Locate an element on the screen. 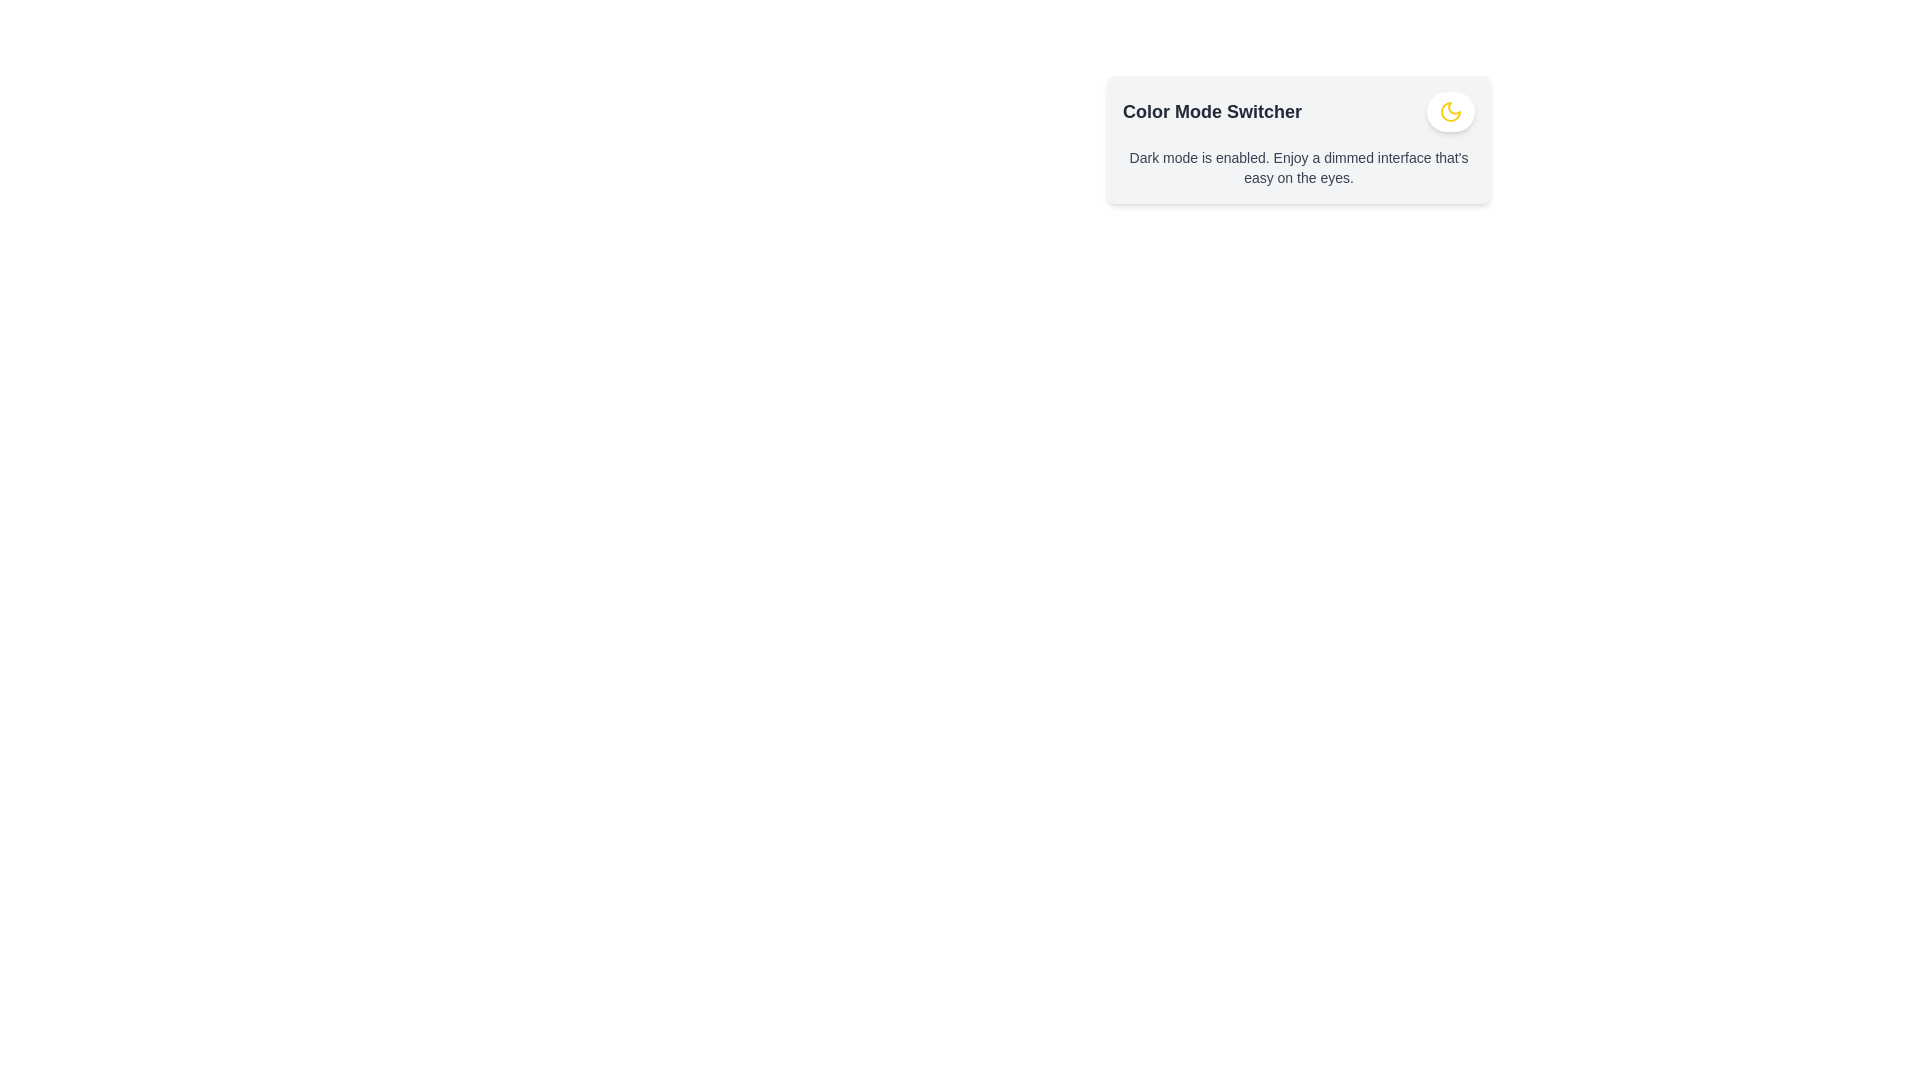  the crescent moon icon within the circular button in the top-right corner of the 'Color Mode Switcher' box is located at coordinates (1450, 111).